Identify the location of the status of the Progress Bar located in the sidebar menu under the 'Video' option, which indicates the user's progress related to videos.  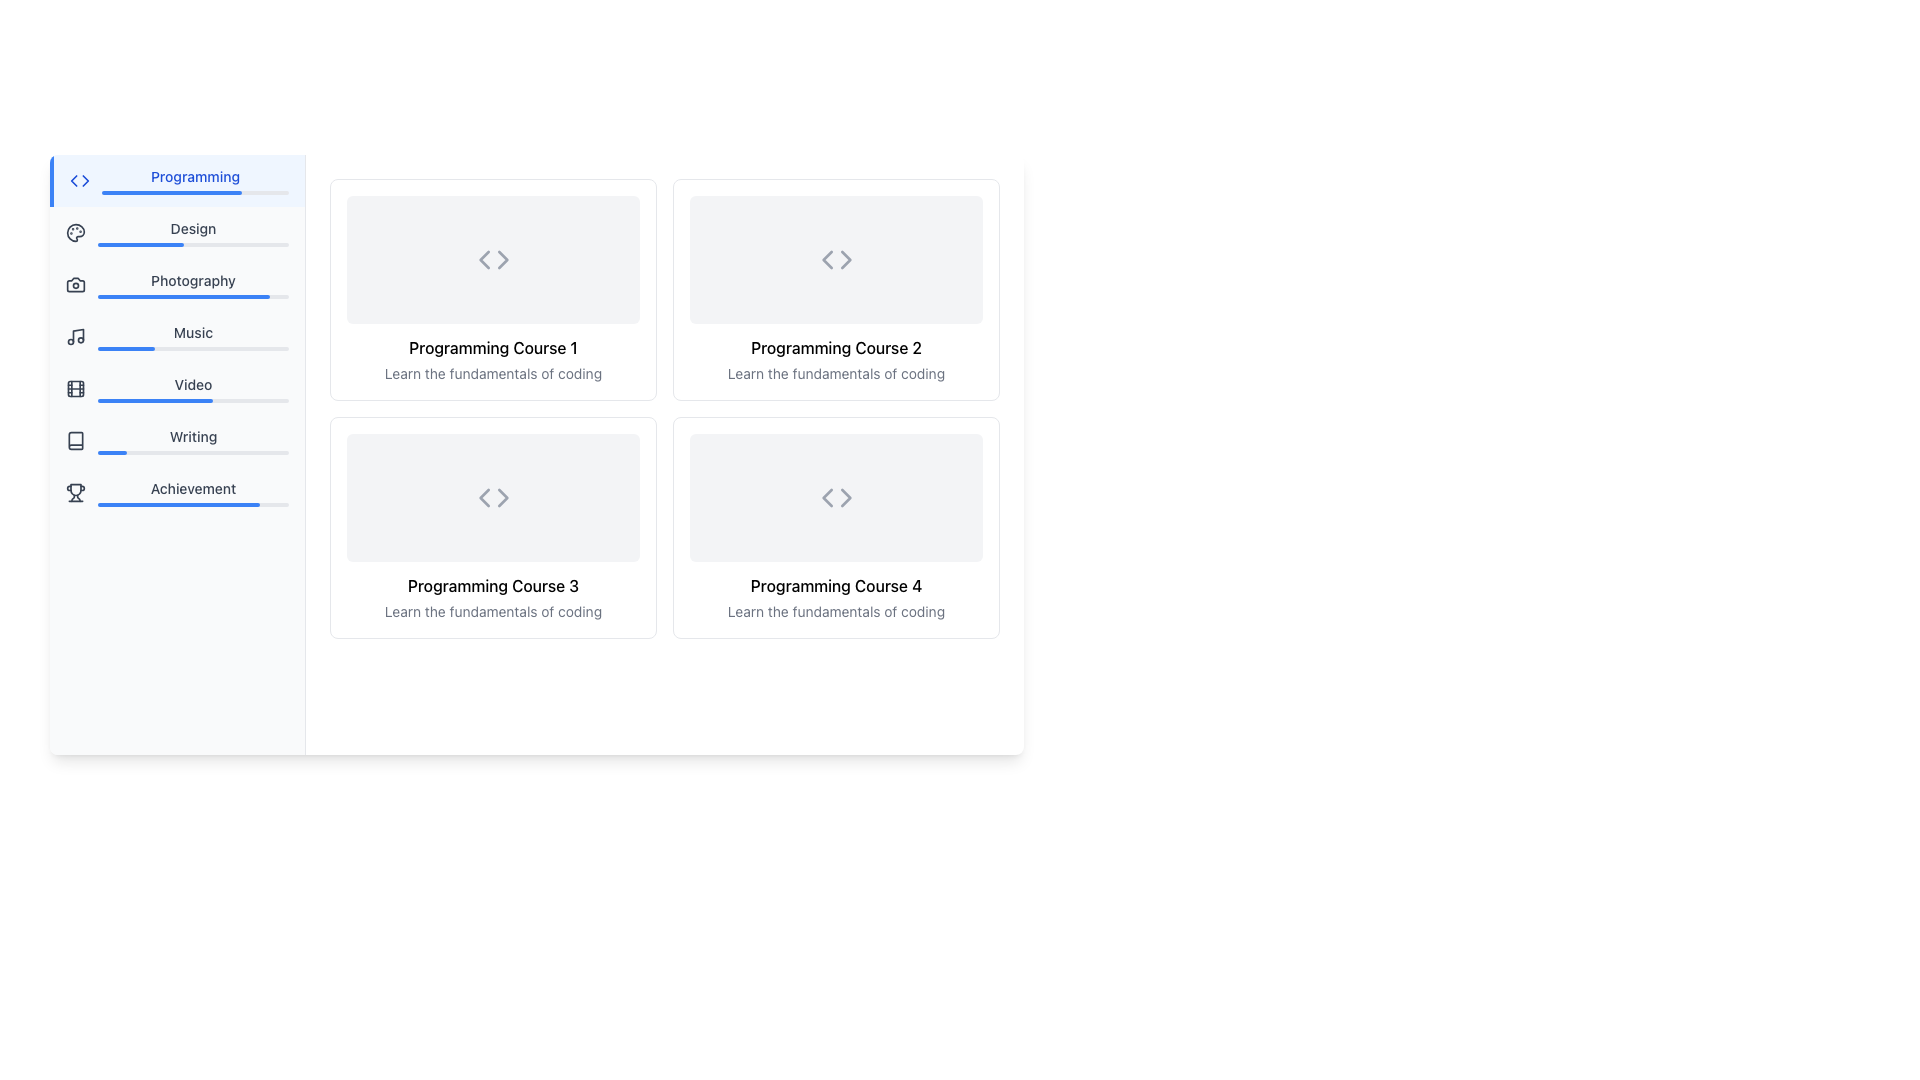
(193, 389).